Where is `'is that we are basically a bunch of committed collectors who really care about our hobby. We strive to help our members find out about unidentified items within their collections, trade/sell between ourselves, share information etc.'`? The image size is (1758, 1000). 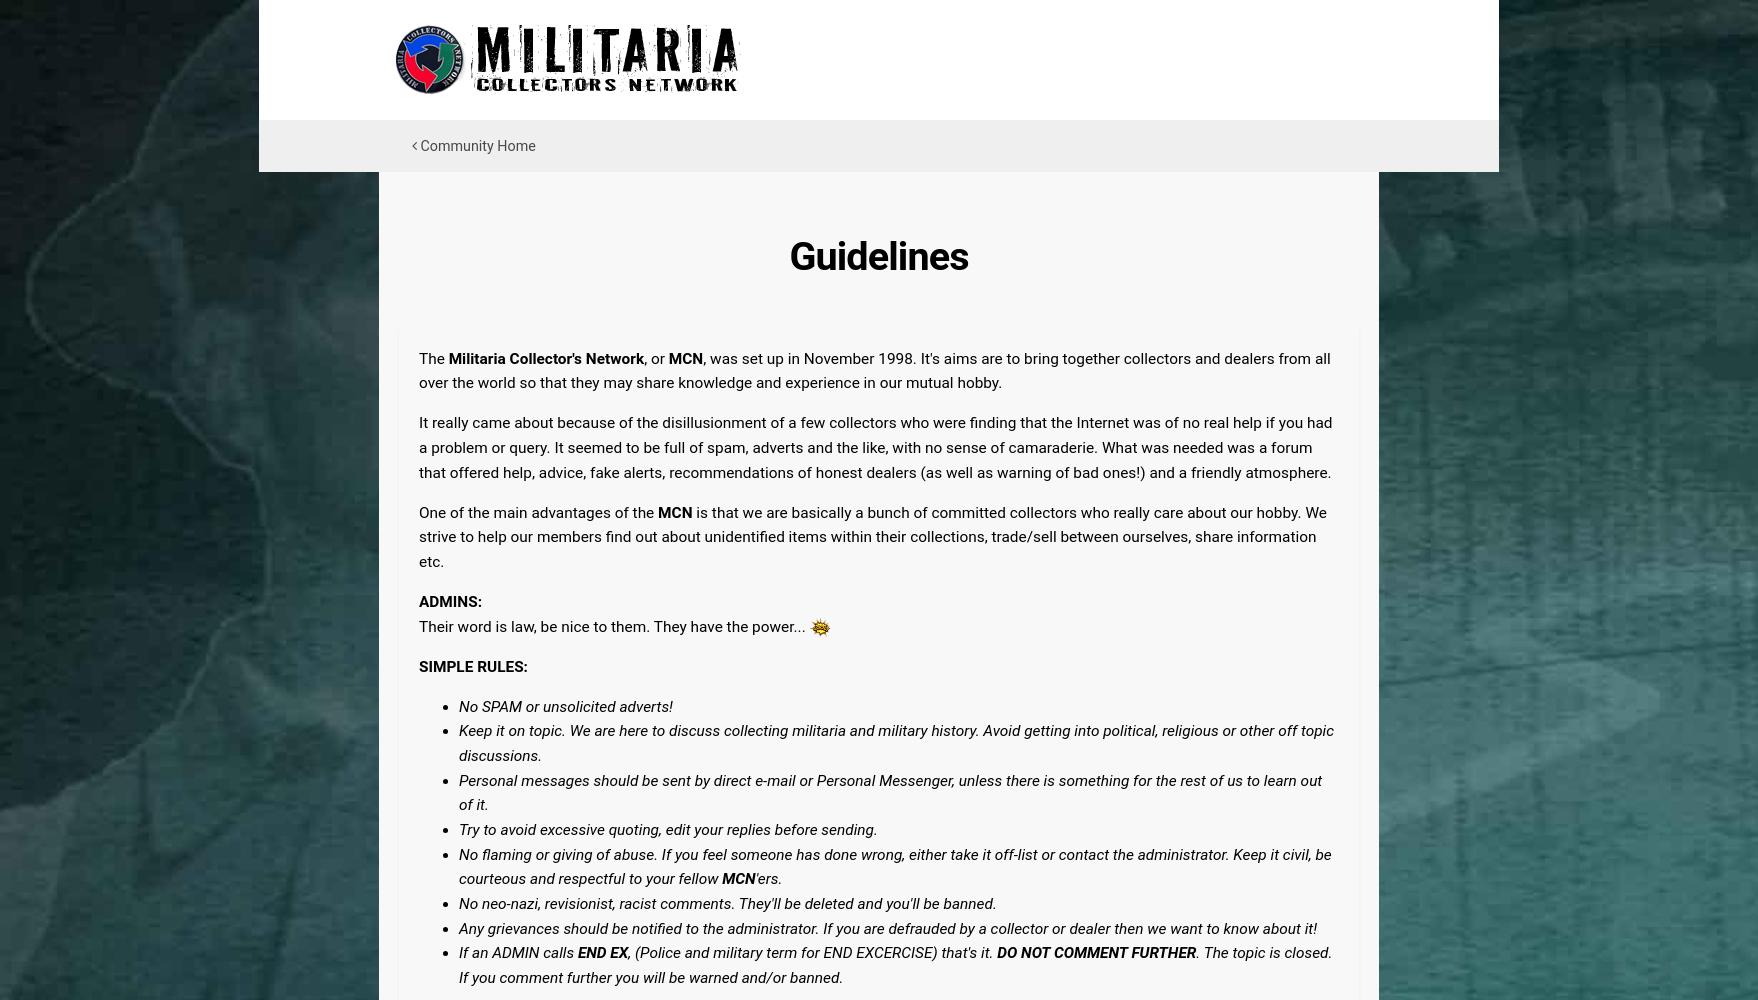 'is that we are basically a bunch of committed collectors who really care about our hobby. We strive to help our members find out about unidentified items within their collections, trade/sell between ourselves, share information etc.' is located at coordinates (418, 537).